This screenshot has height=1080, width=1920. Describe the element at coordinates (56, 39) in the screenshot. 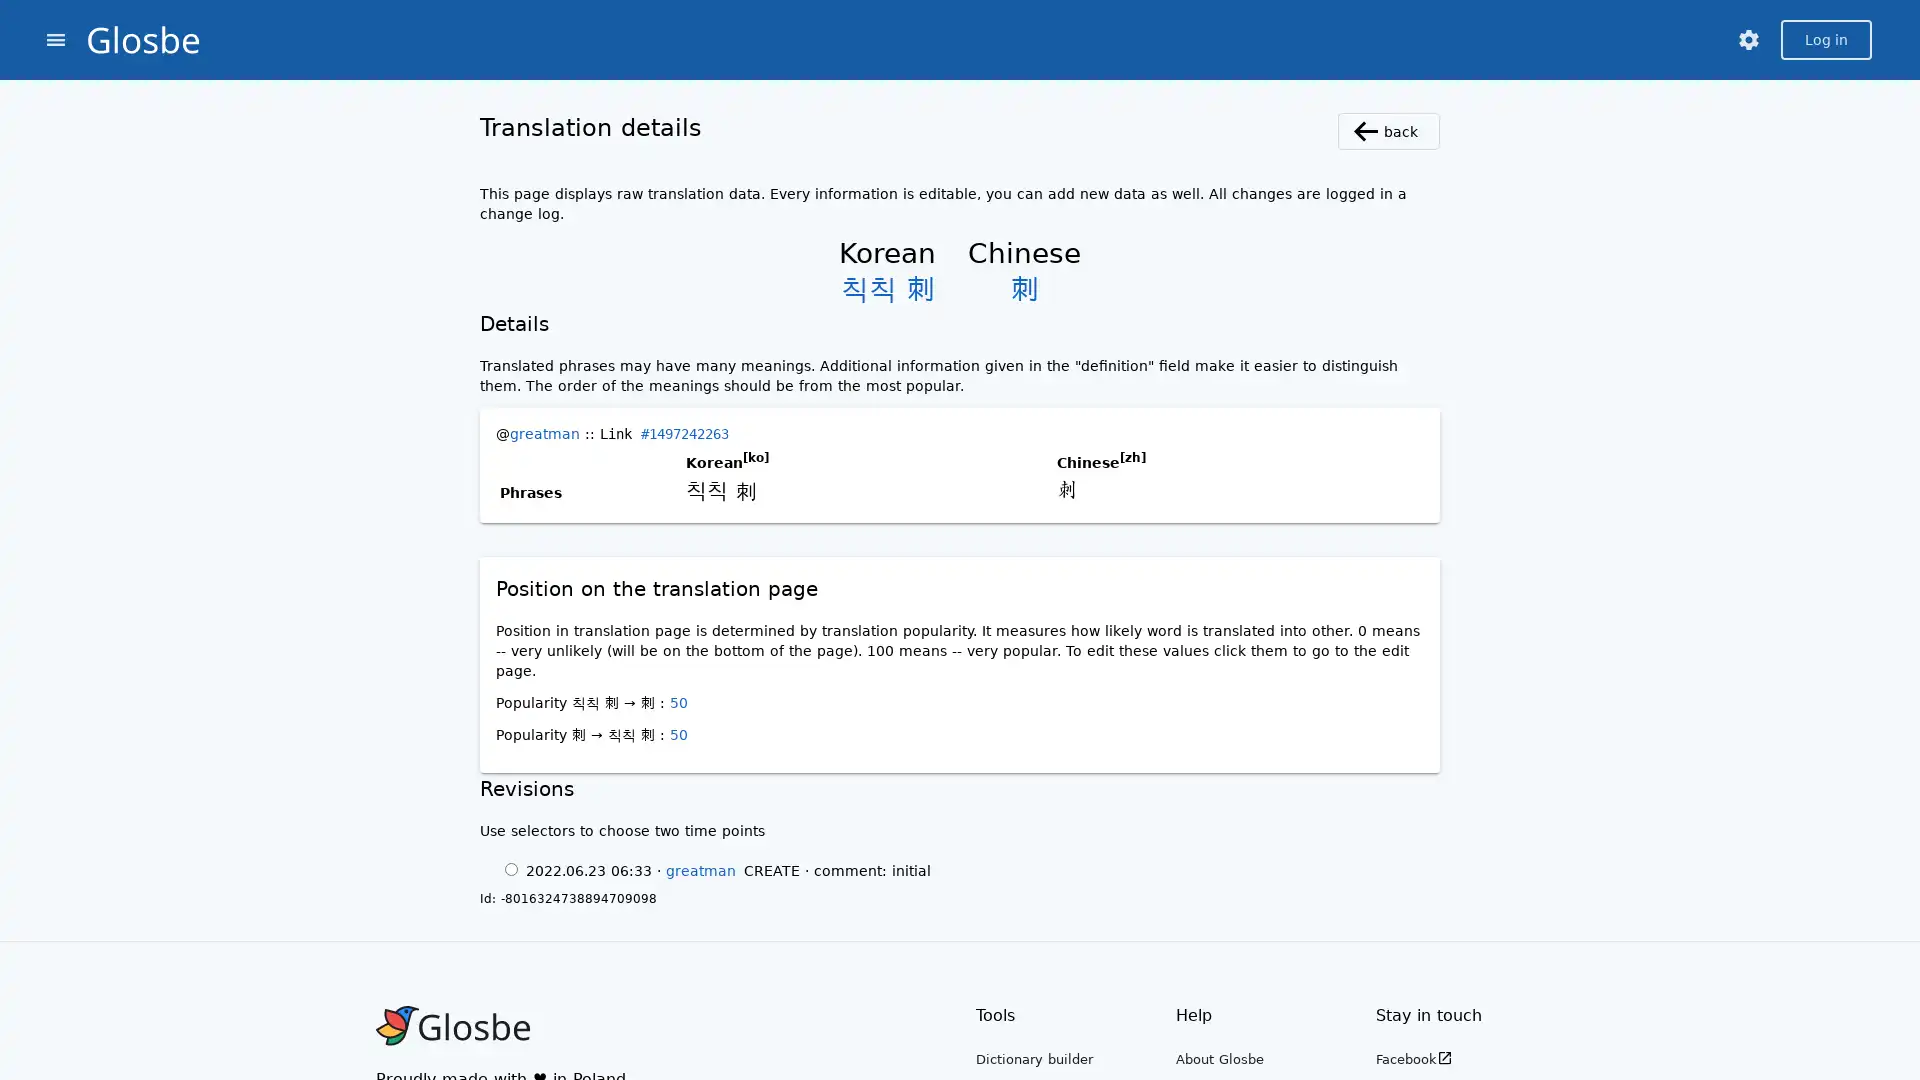

I see `menu` at that location.